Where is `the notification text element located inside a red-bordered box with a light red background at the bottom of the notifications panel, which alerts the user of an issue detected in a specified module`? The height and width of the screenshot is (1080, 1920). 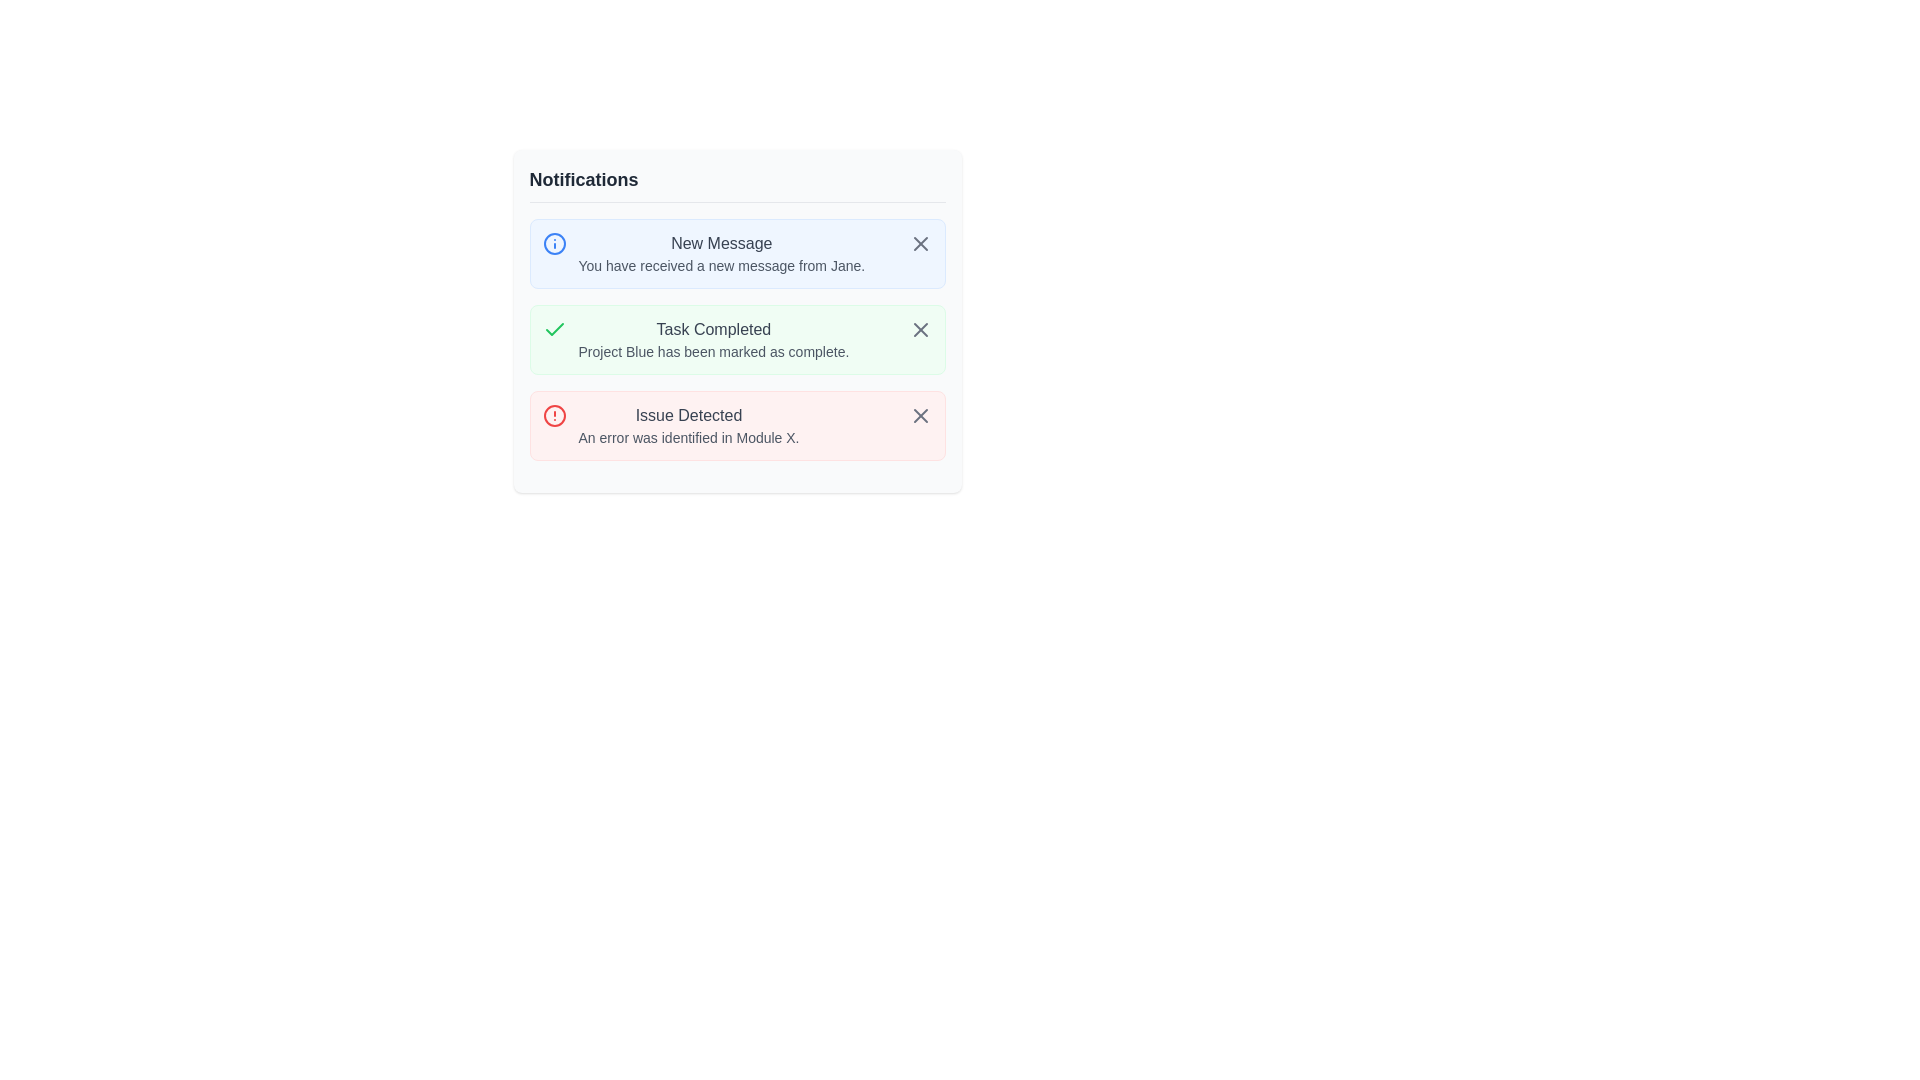 the notification text element located inside a red-bordered box with a light red background at the bottom of the notifications panel, which alerts the user of an issue detected in a specified module is located at coordinates (689, 424).